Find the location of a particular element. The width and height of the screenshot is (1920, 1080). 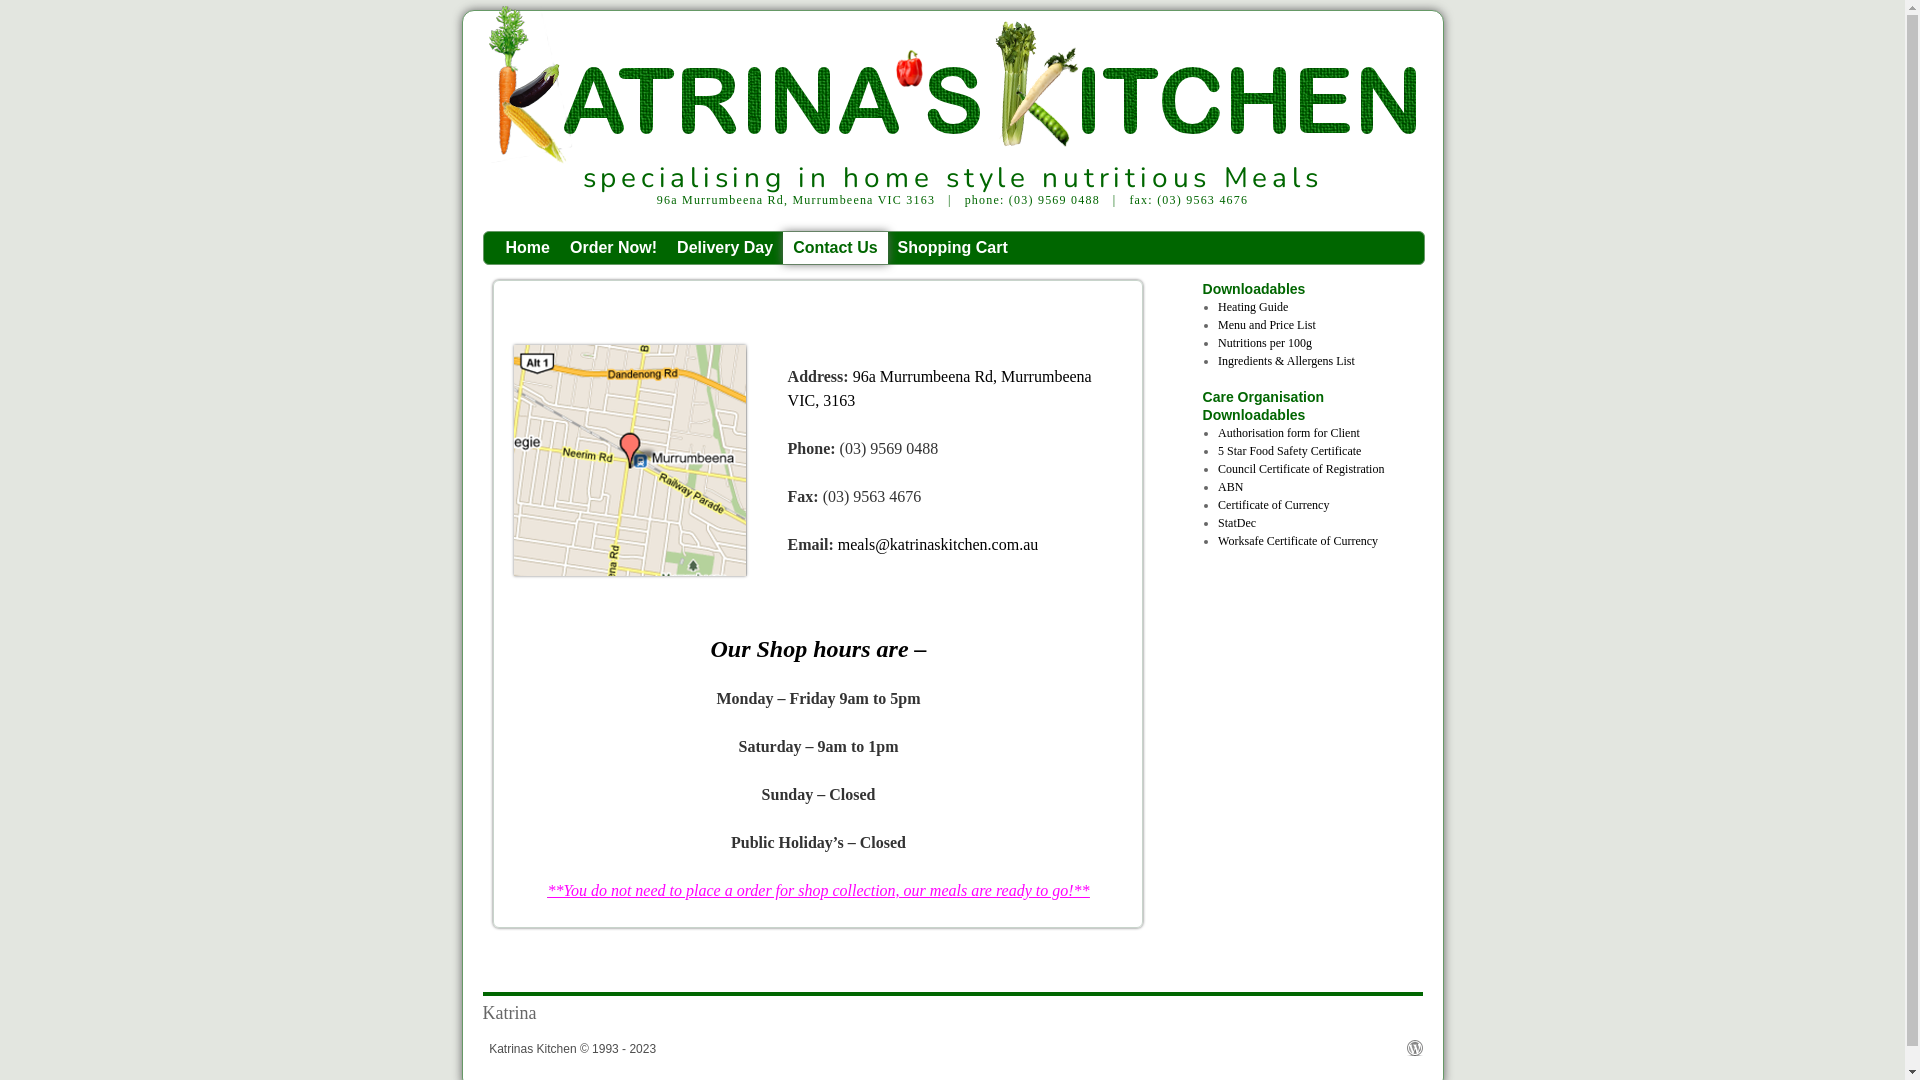

'StatDec' is located at coordinates (1217, 522).